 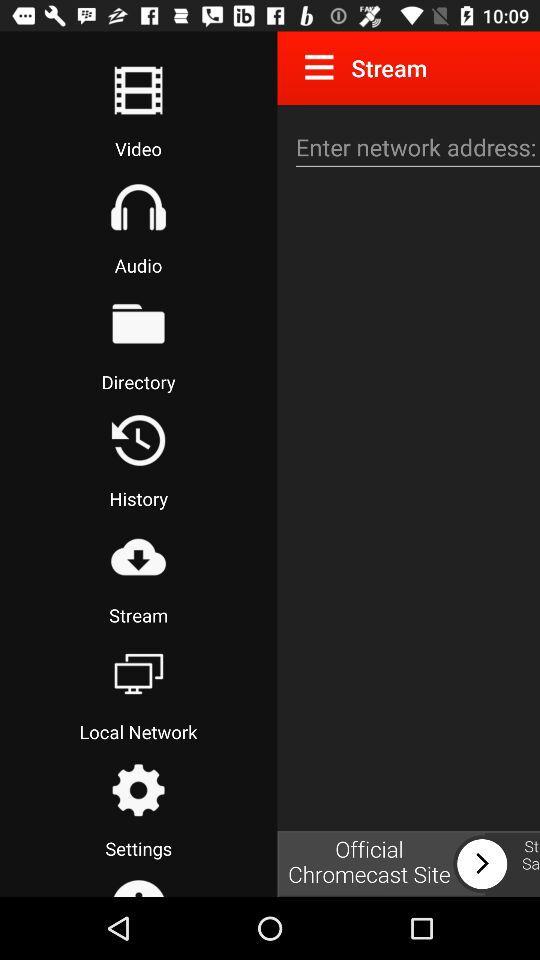 I want to click on the list icon, so click(x=137, y=90).